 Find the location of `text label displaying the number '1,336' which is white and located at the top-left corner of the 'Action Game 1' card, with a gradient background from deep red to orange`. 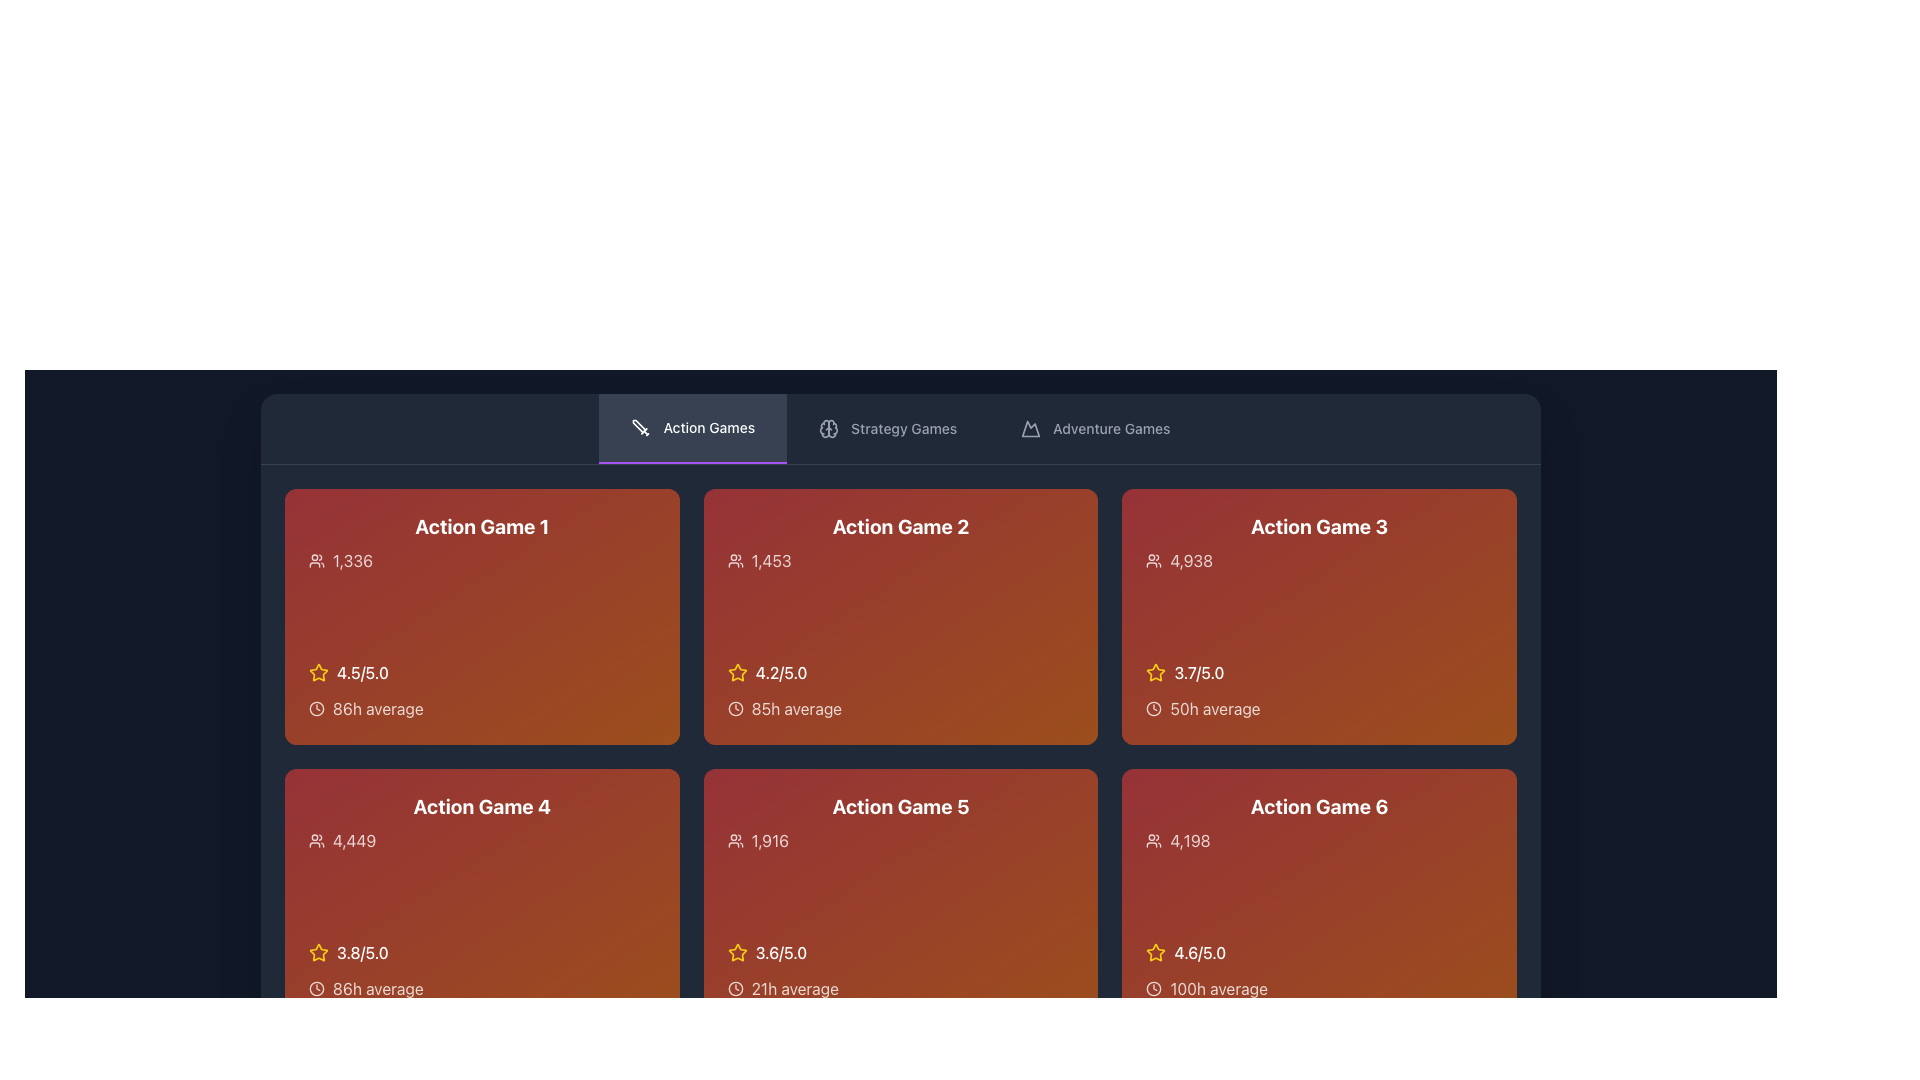

text label displaying the number '1,336' which is white and located at the top-left corner of the 'Action Game 1' card, with a gradient background from deep red to orange is located at coordinates (353, 560).